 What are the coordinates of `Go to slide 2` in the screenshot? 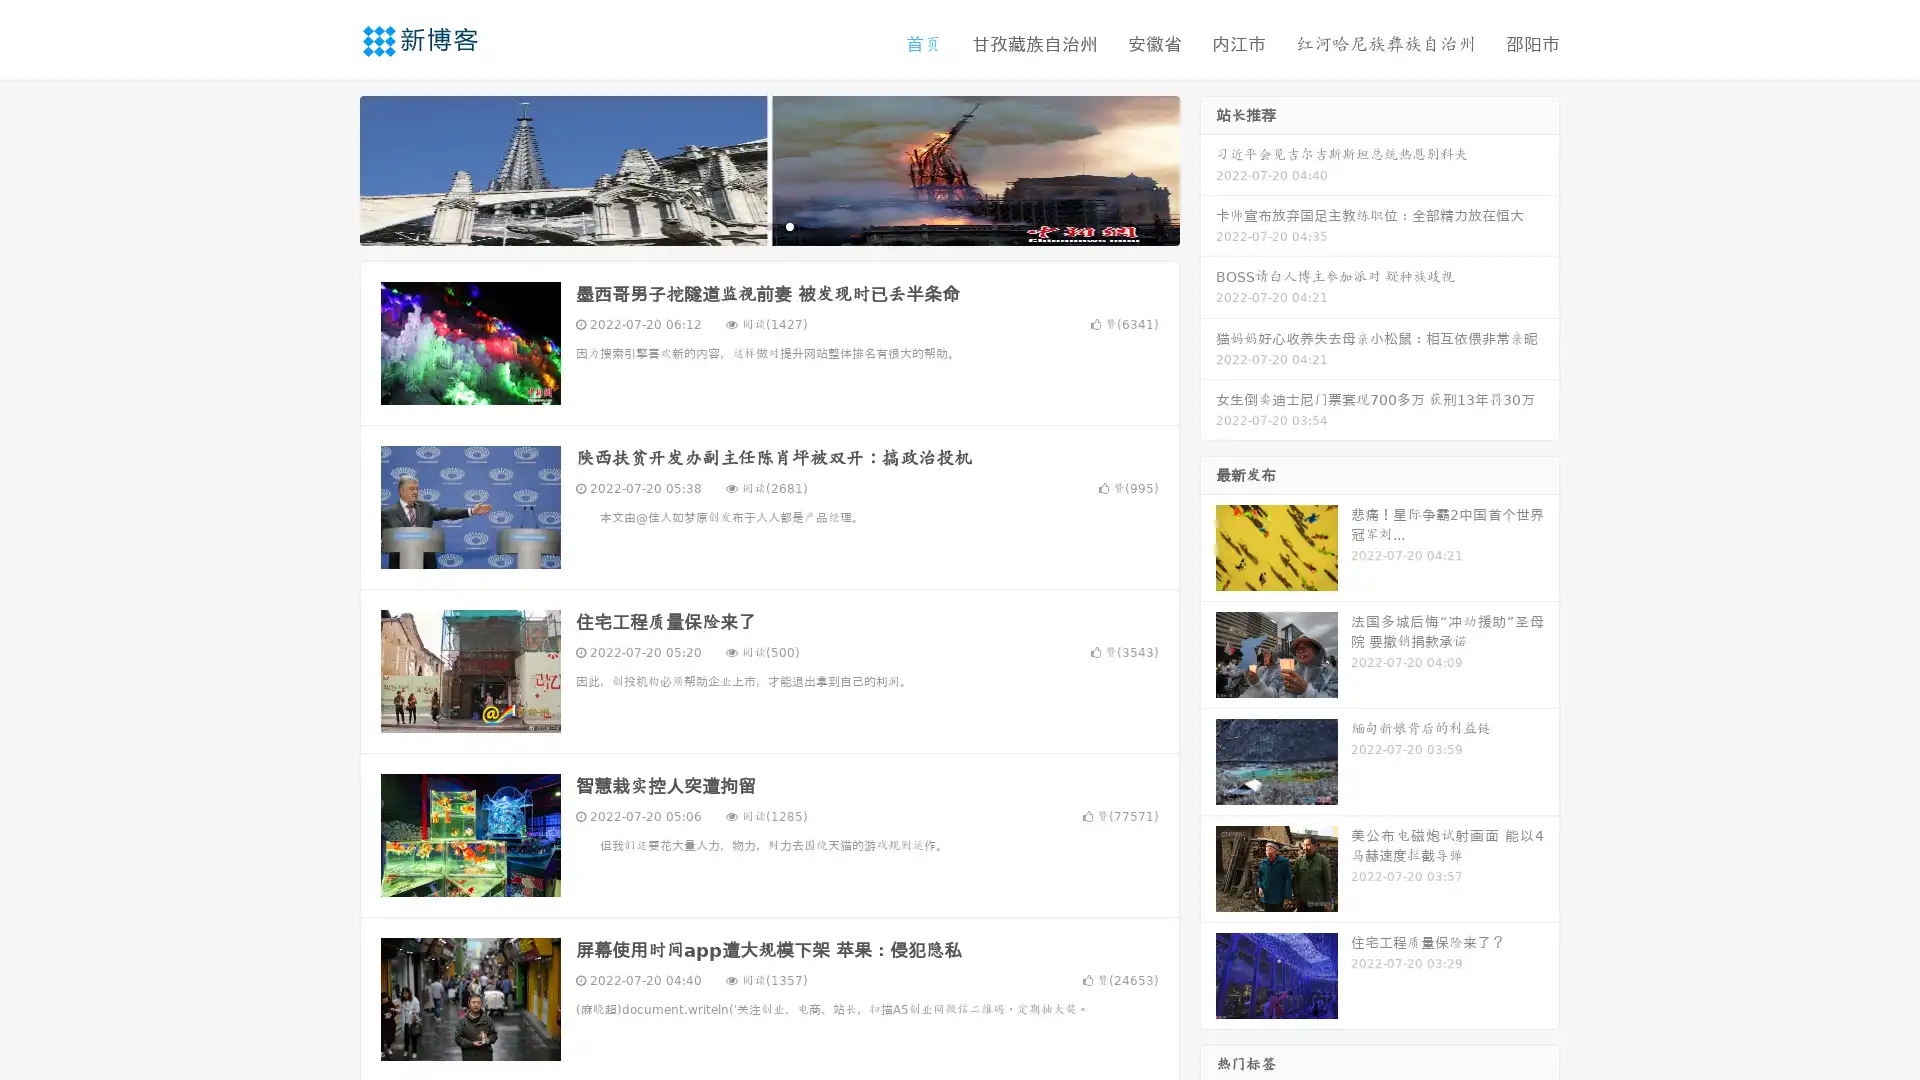 It's located at (768, 225).